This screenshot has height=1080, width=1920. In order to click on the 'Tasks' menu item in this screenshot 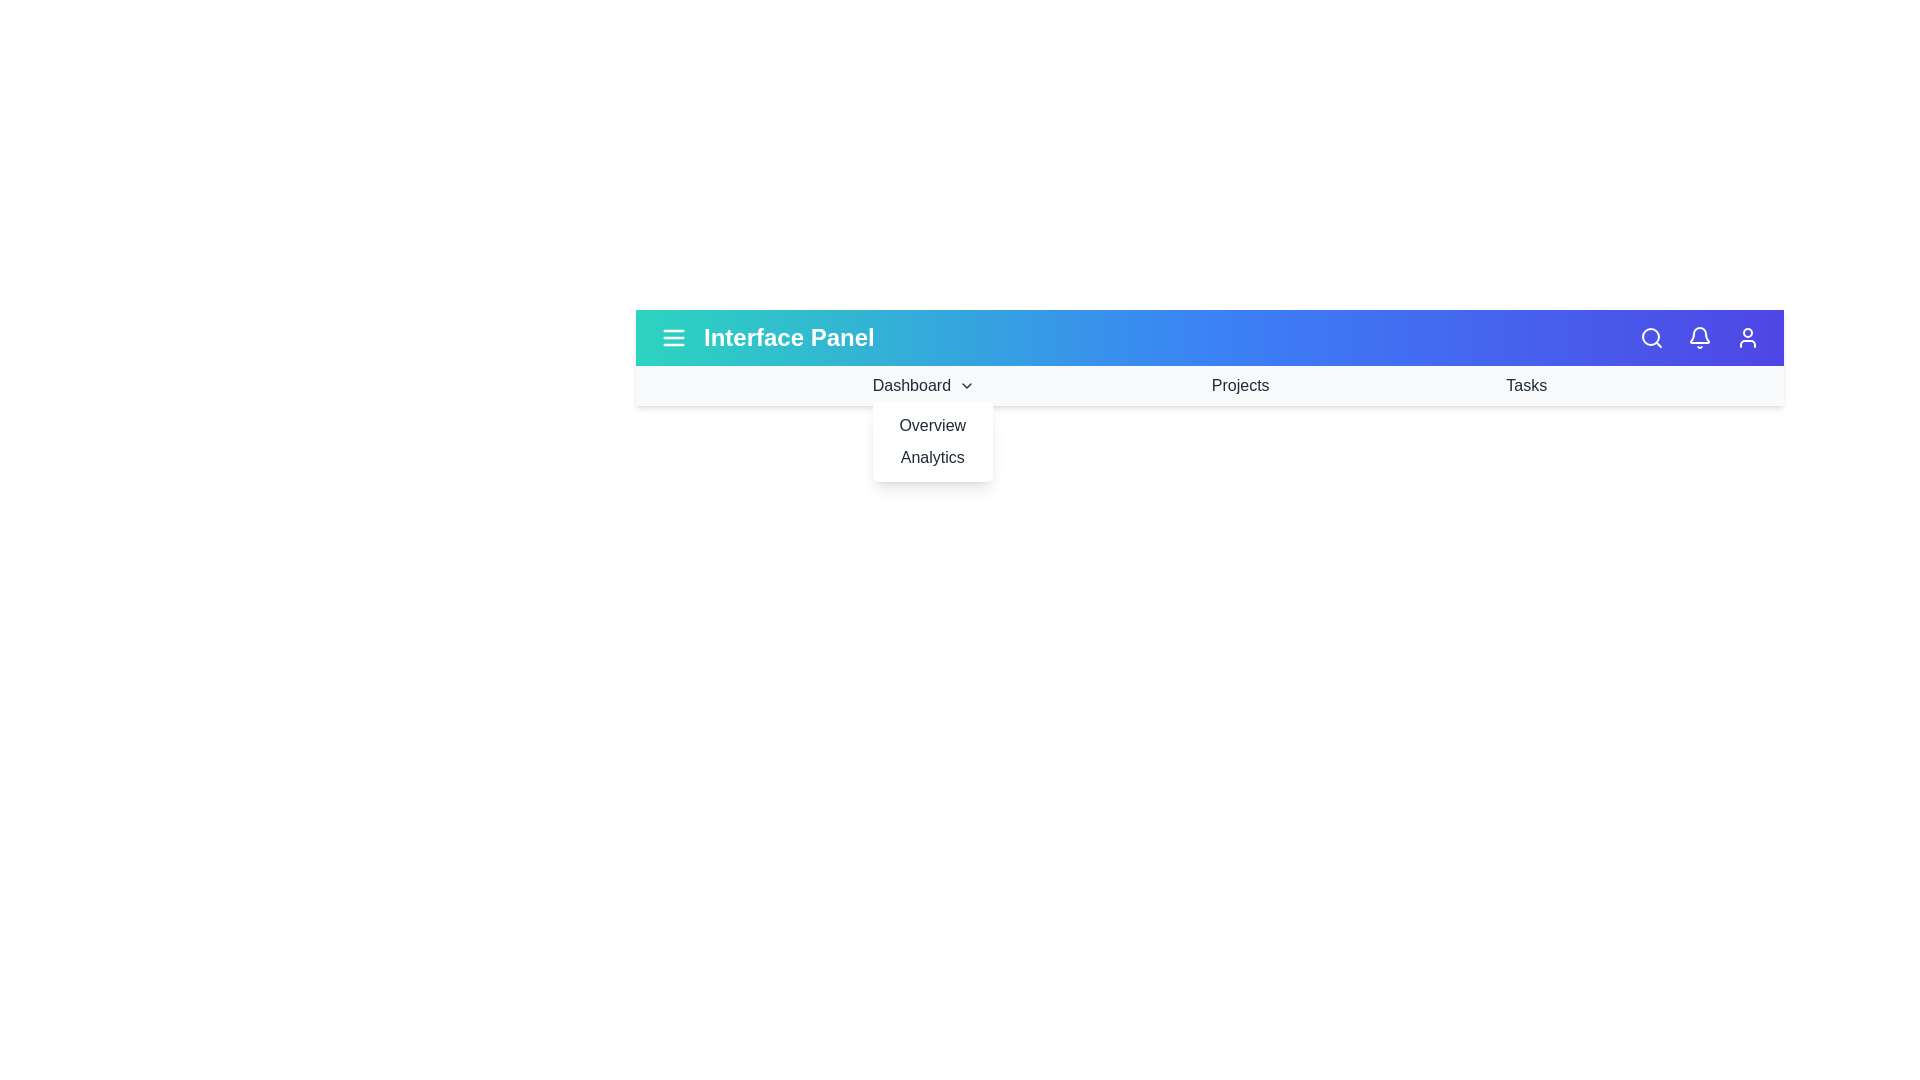, I will do `click(1525, 385)`.